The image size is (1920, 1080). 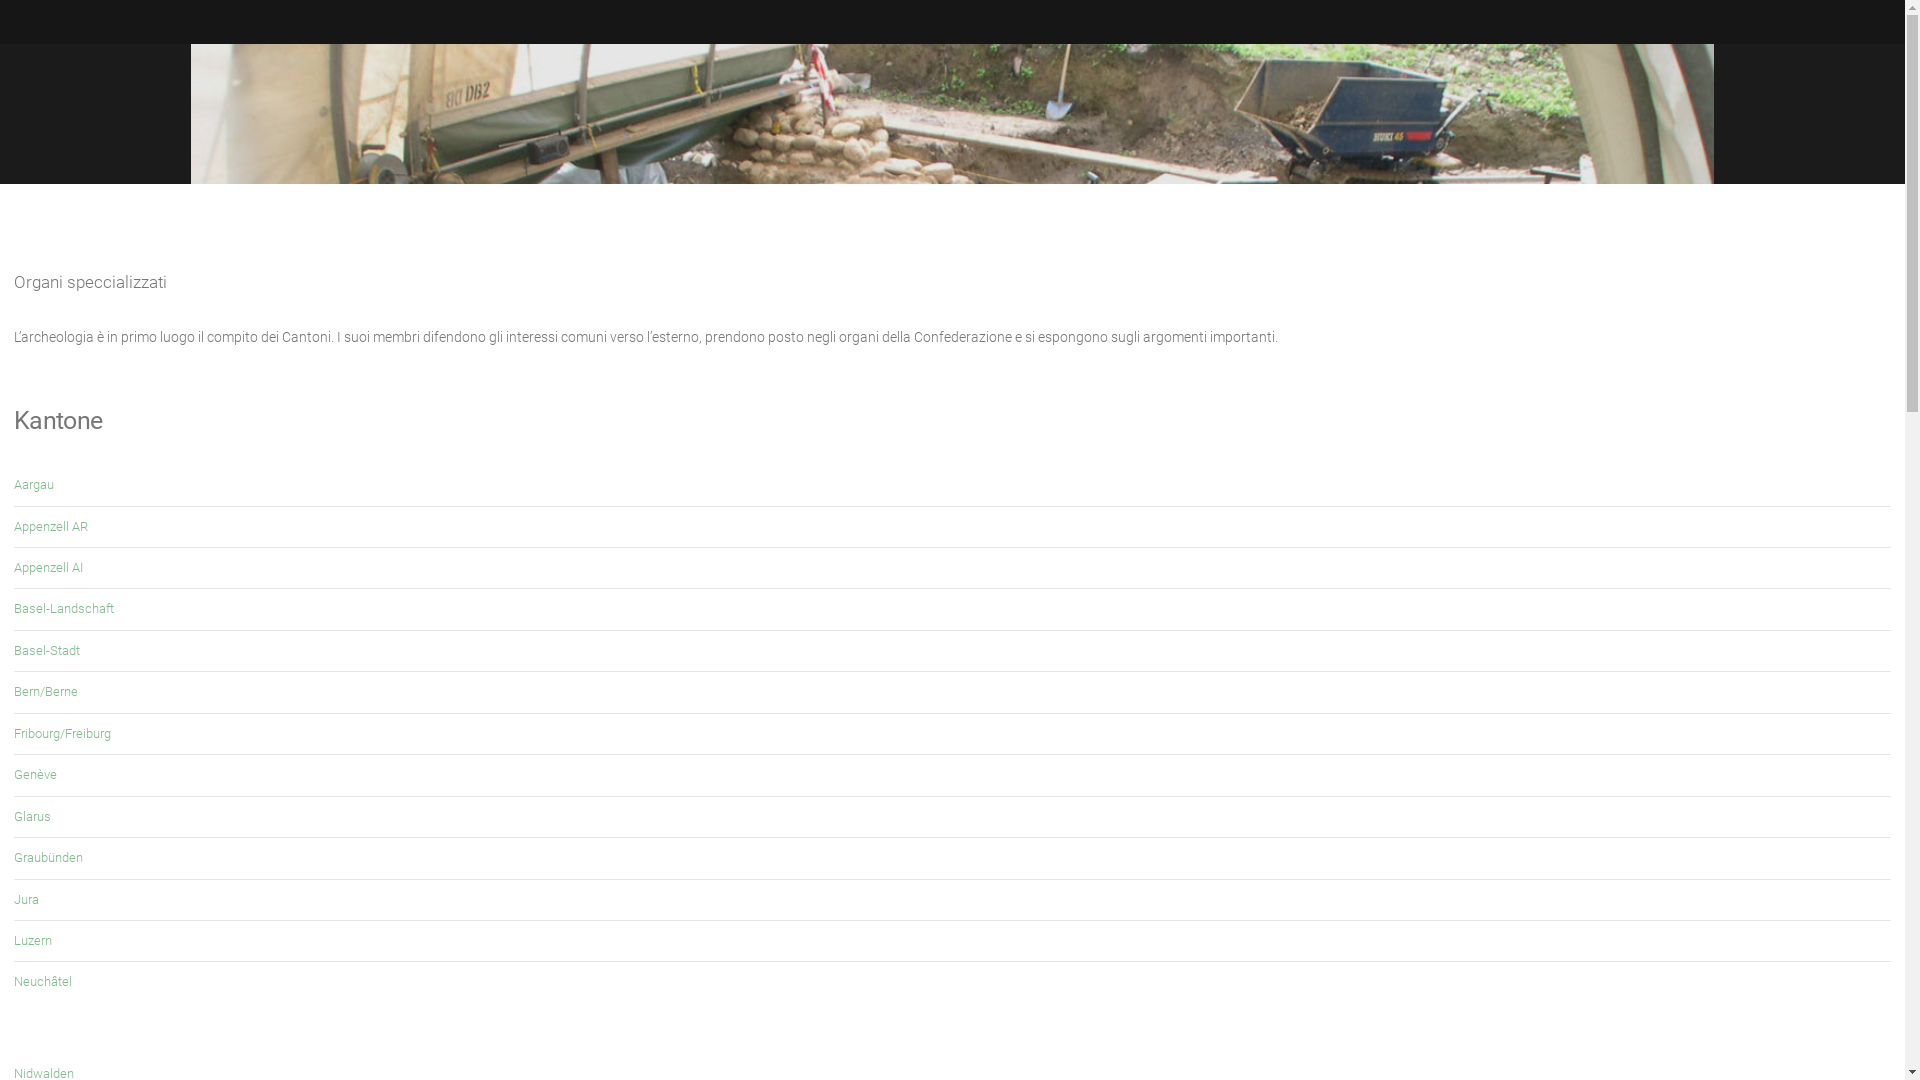 I want to click on 'Appenzell AR', so click(x=51, y=525).